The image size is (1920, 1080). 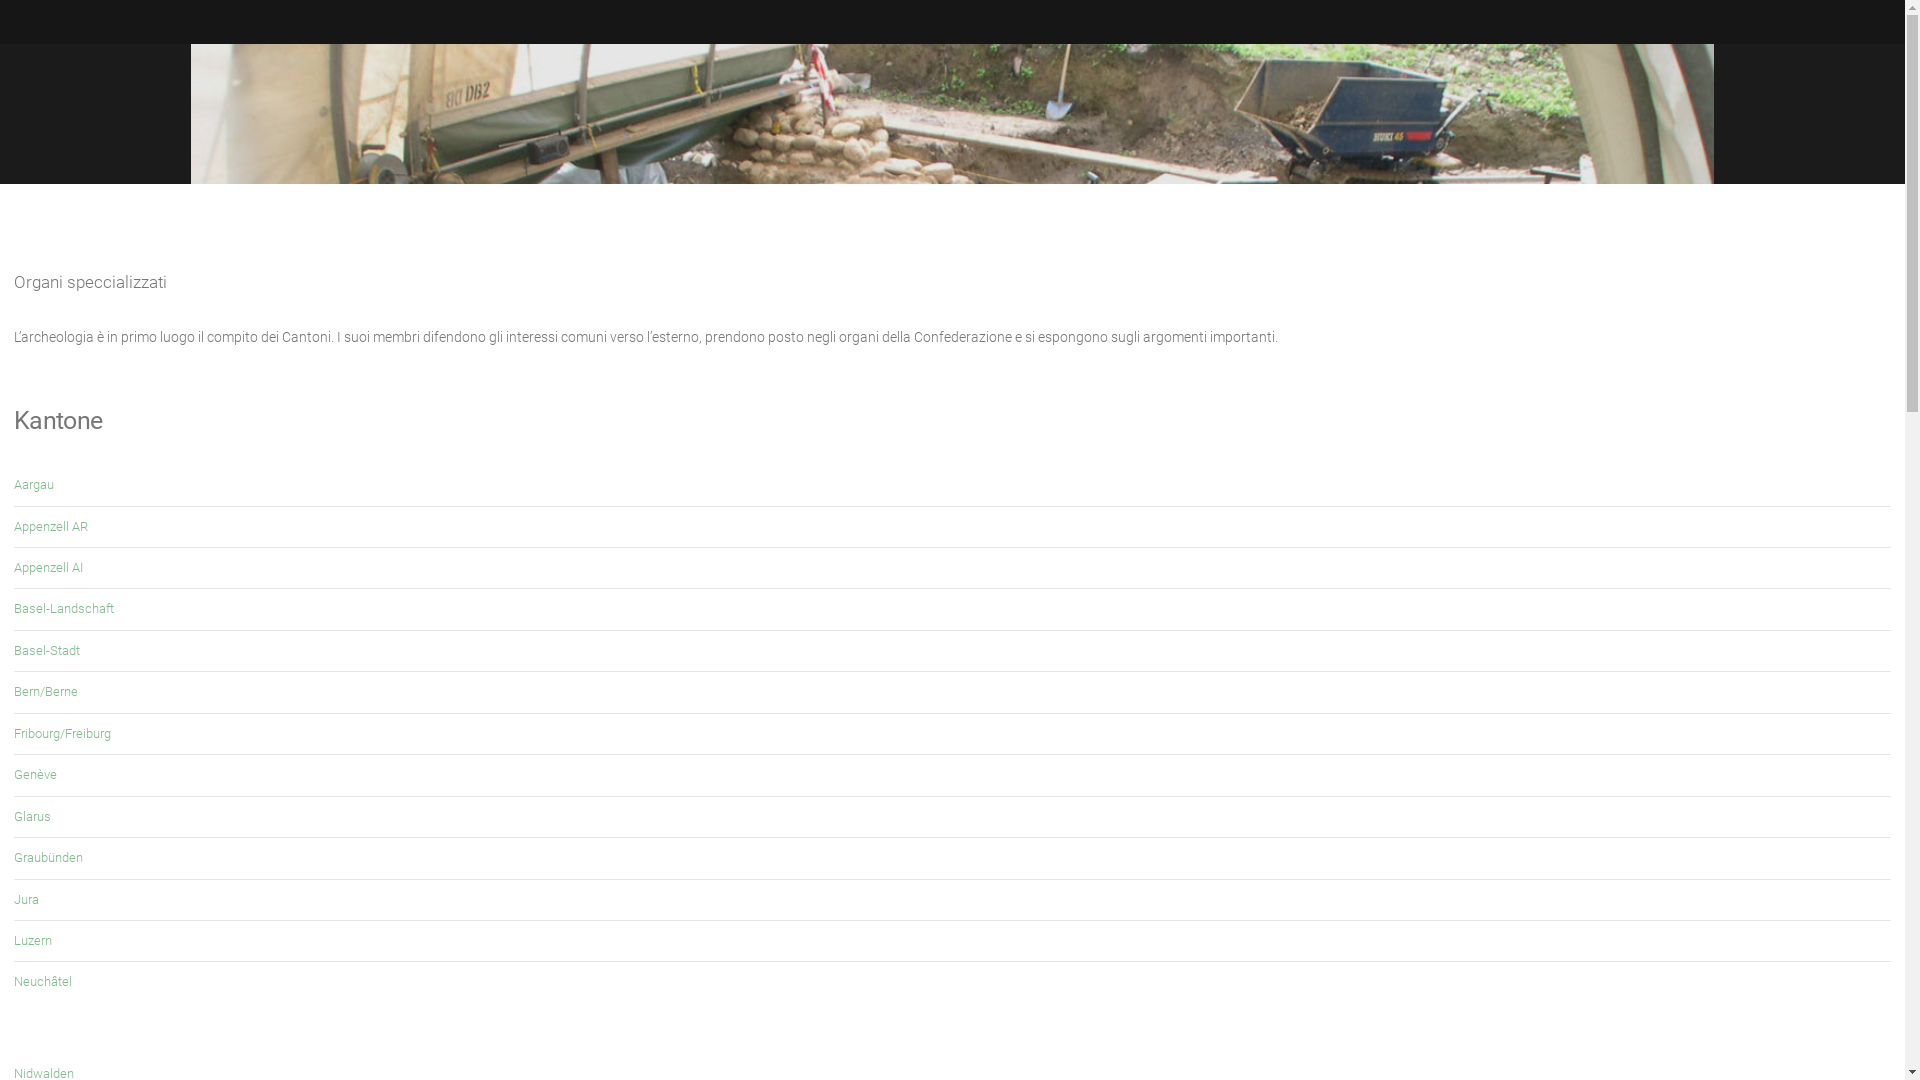 I want to click on 'Appenzell AR', so click(x=51, y=525).